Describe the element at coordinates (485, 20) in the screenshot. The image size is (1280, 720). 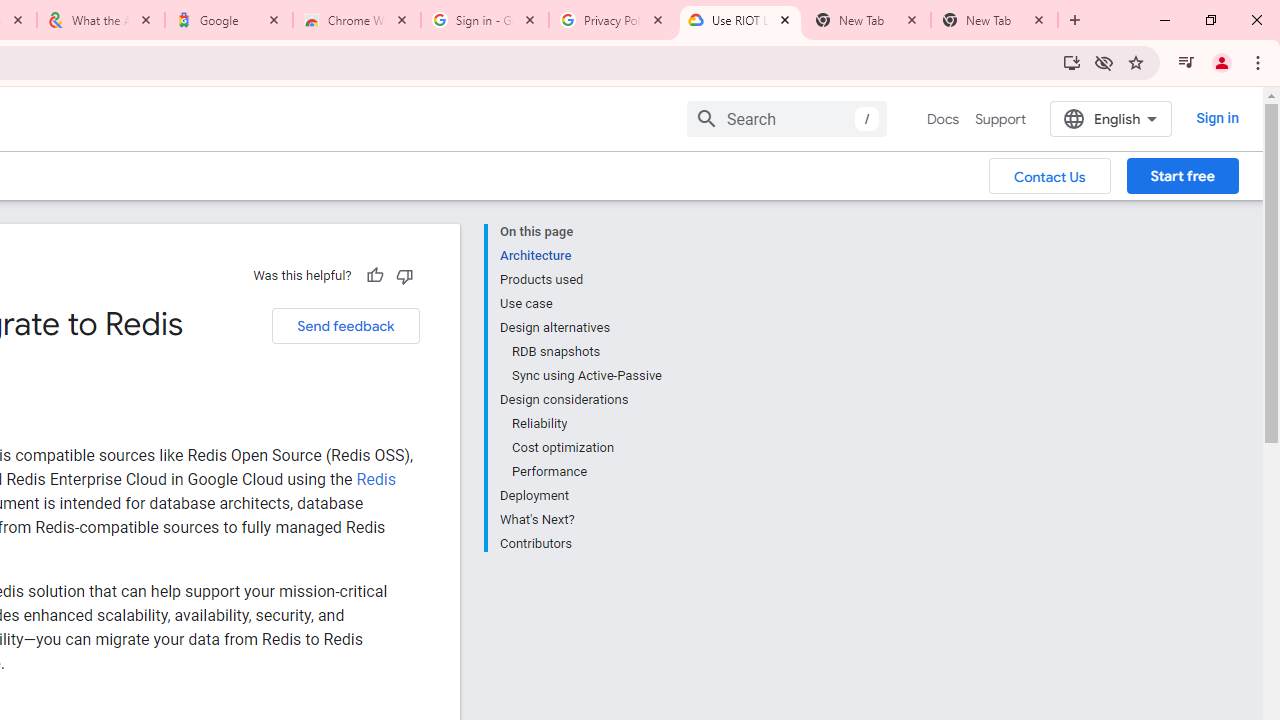
I see `'Sign in - Google Accounts'` at that location.